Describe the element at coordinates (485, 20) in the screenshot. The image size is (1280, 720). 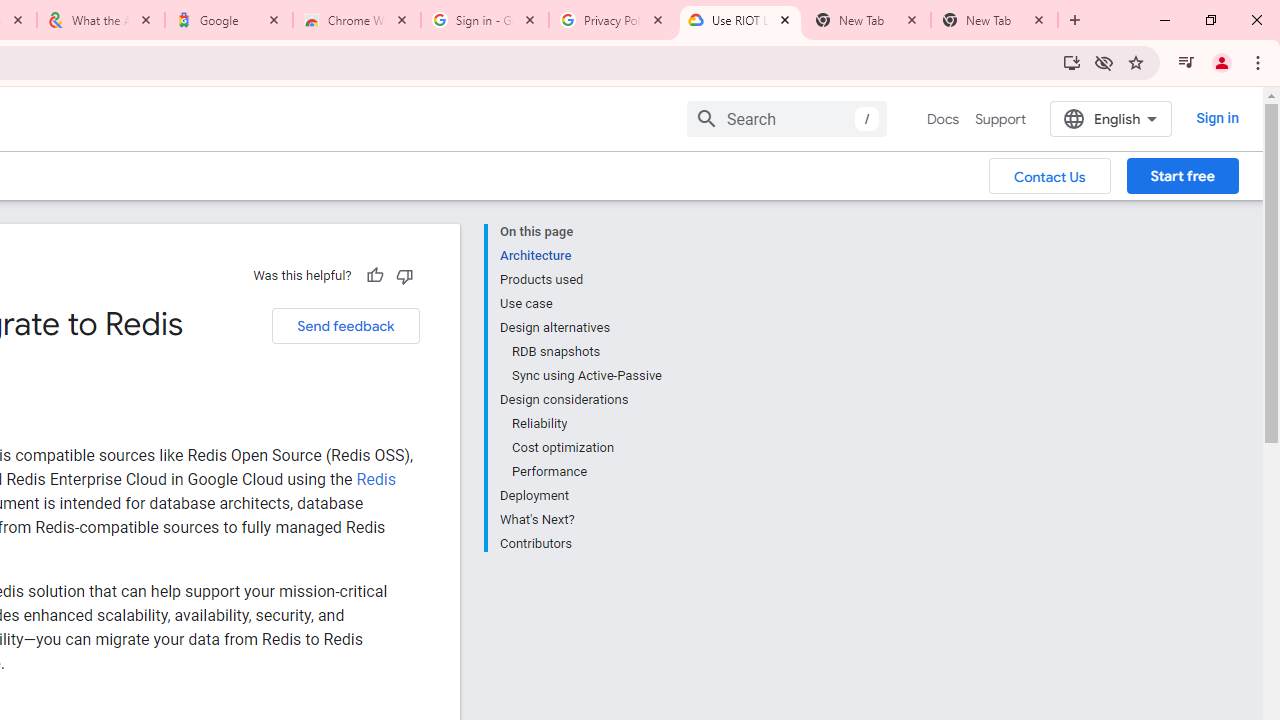
I see `'Sign in - Google Accounts'` at that location.